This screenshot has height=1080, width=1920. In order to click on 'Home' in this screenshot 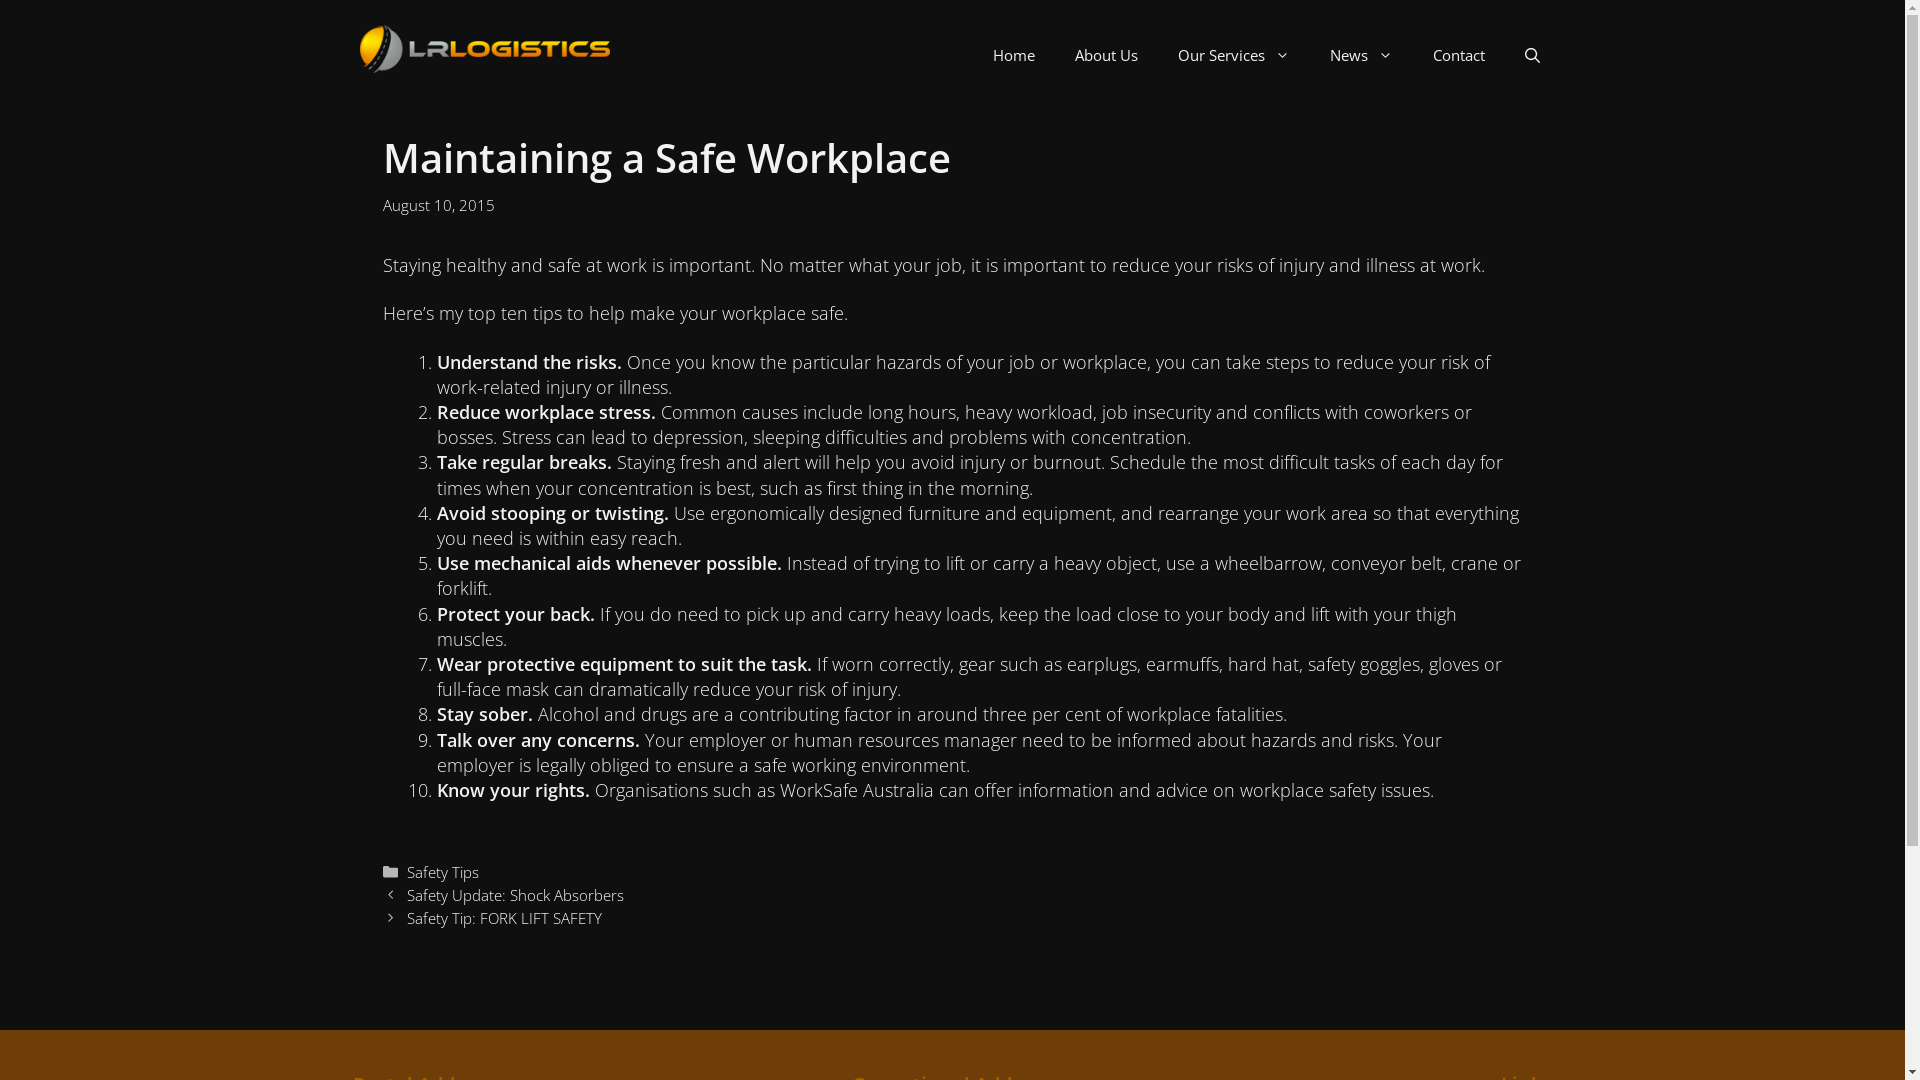, I will do `click(1013, 53)`.